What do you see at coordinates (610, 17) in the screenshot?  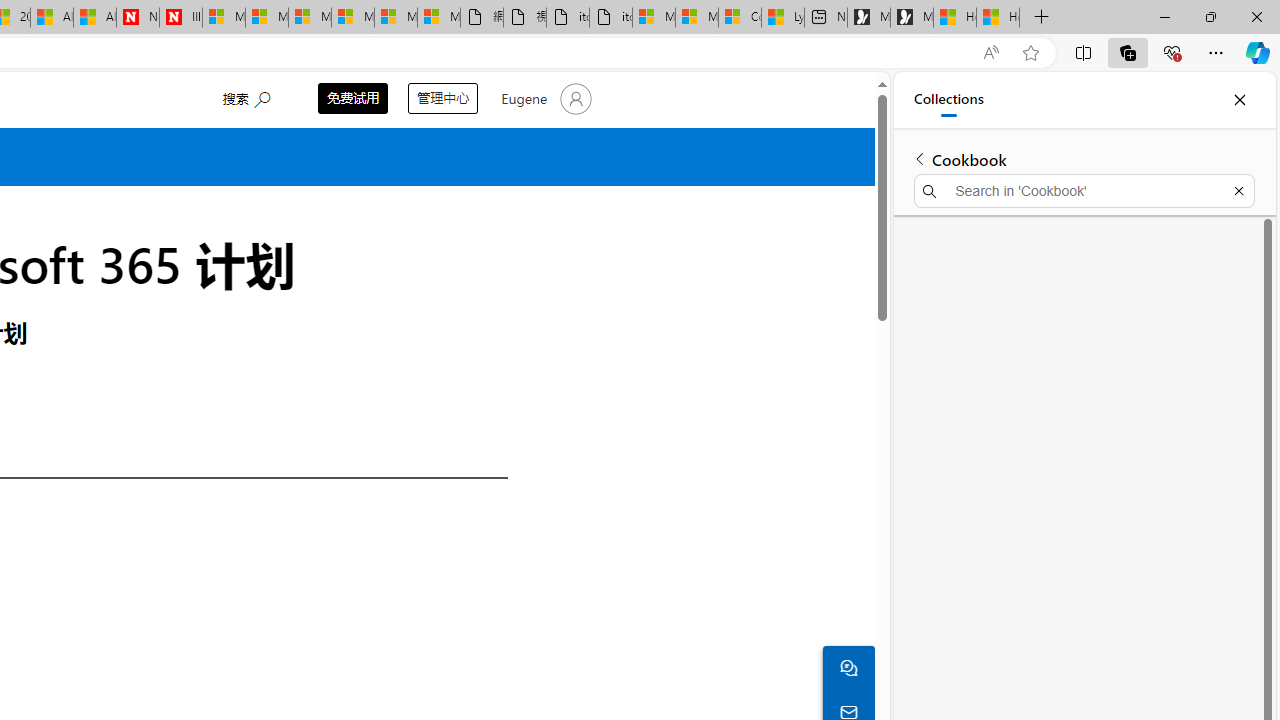 I see `'itconcepthk.com/projector_solutions.mp4'` at bounding box center [610, 17].